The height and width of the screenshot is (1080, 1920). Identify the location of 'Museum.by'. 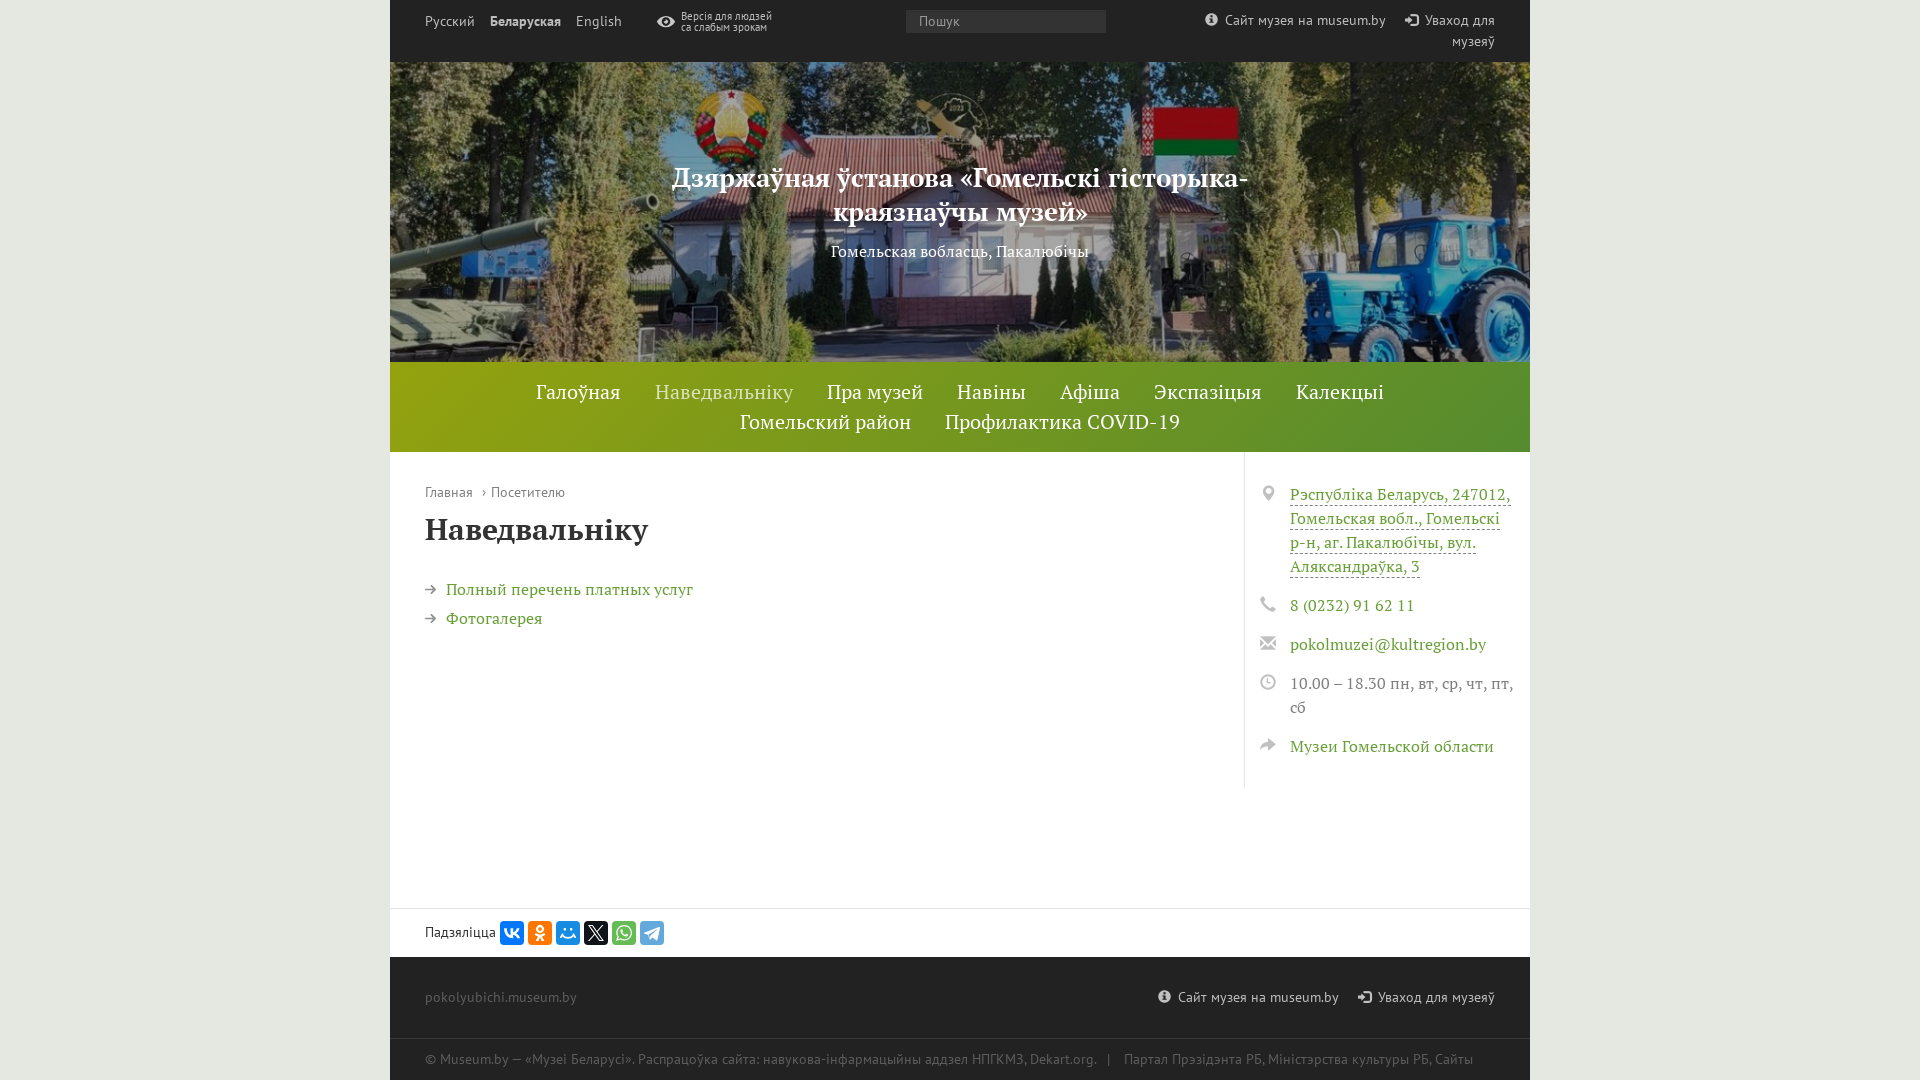
(473, 1058).